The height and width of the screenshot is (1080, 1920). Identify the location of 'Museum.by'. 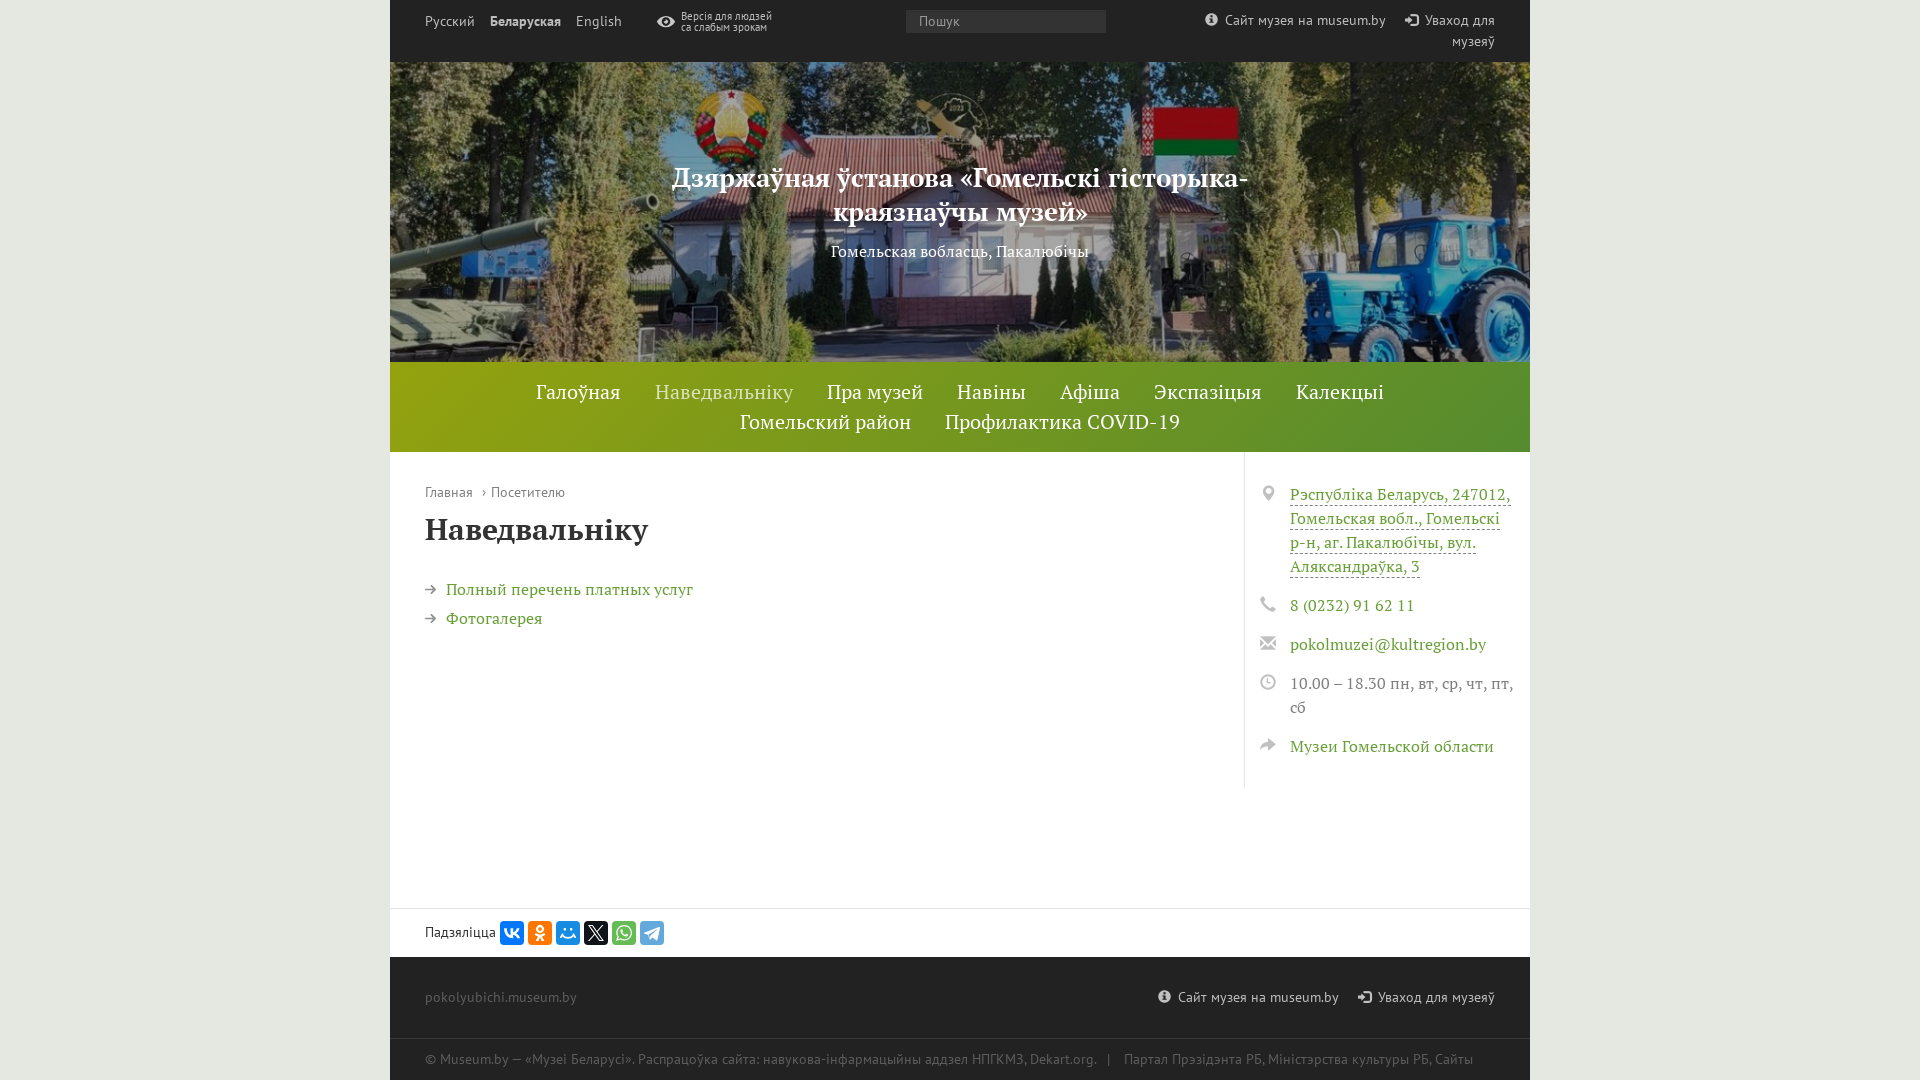
(473, 1058).